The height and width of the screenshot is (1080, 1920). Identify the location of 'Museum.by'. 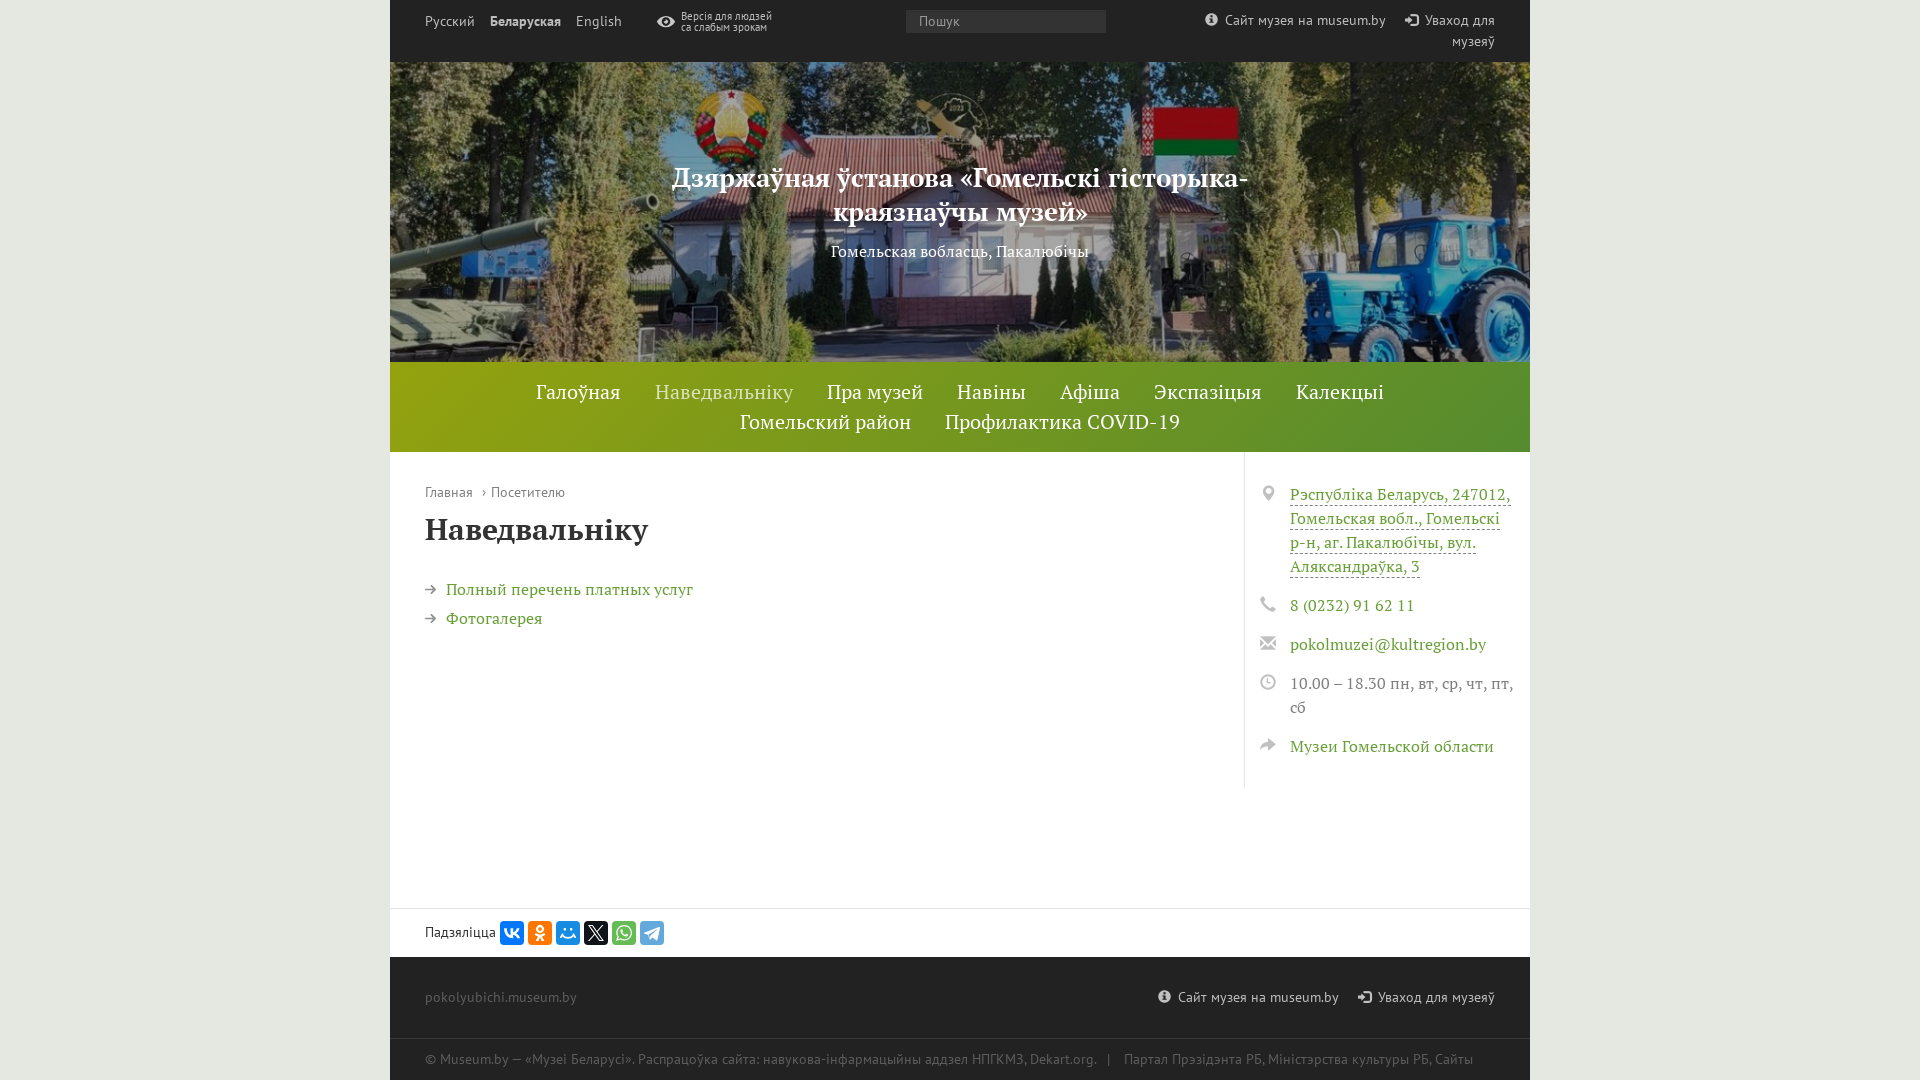
(473, 1058).